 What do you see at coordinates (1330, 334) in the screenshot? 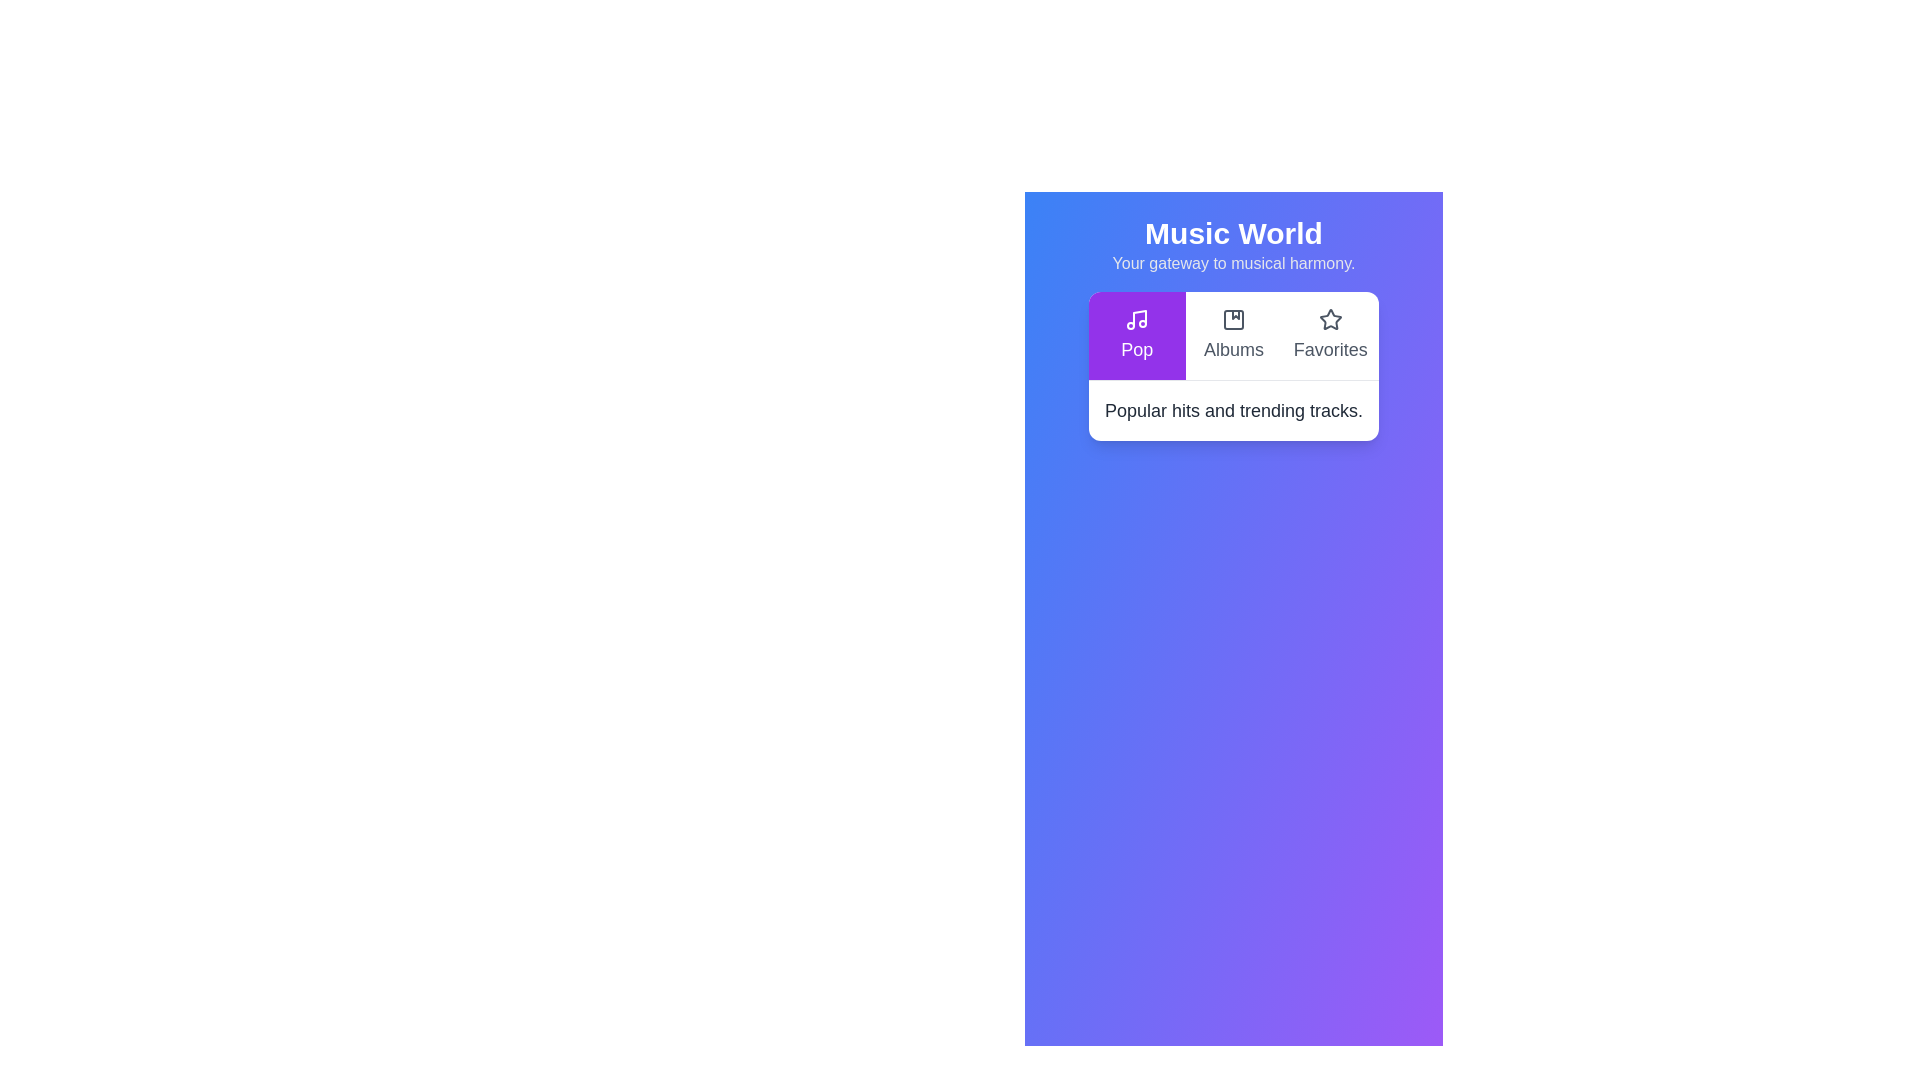
I see `the genre Favorites by clicking on its button` at bounding box center [1330, 334].